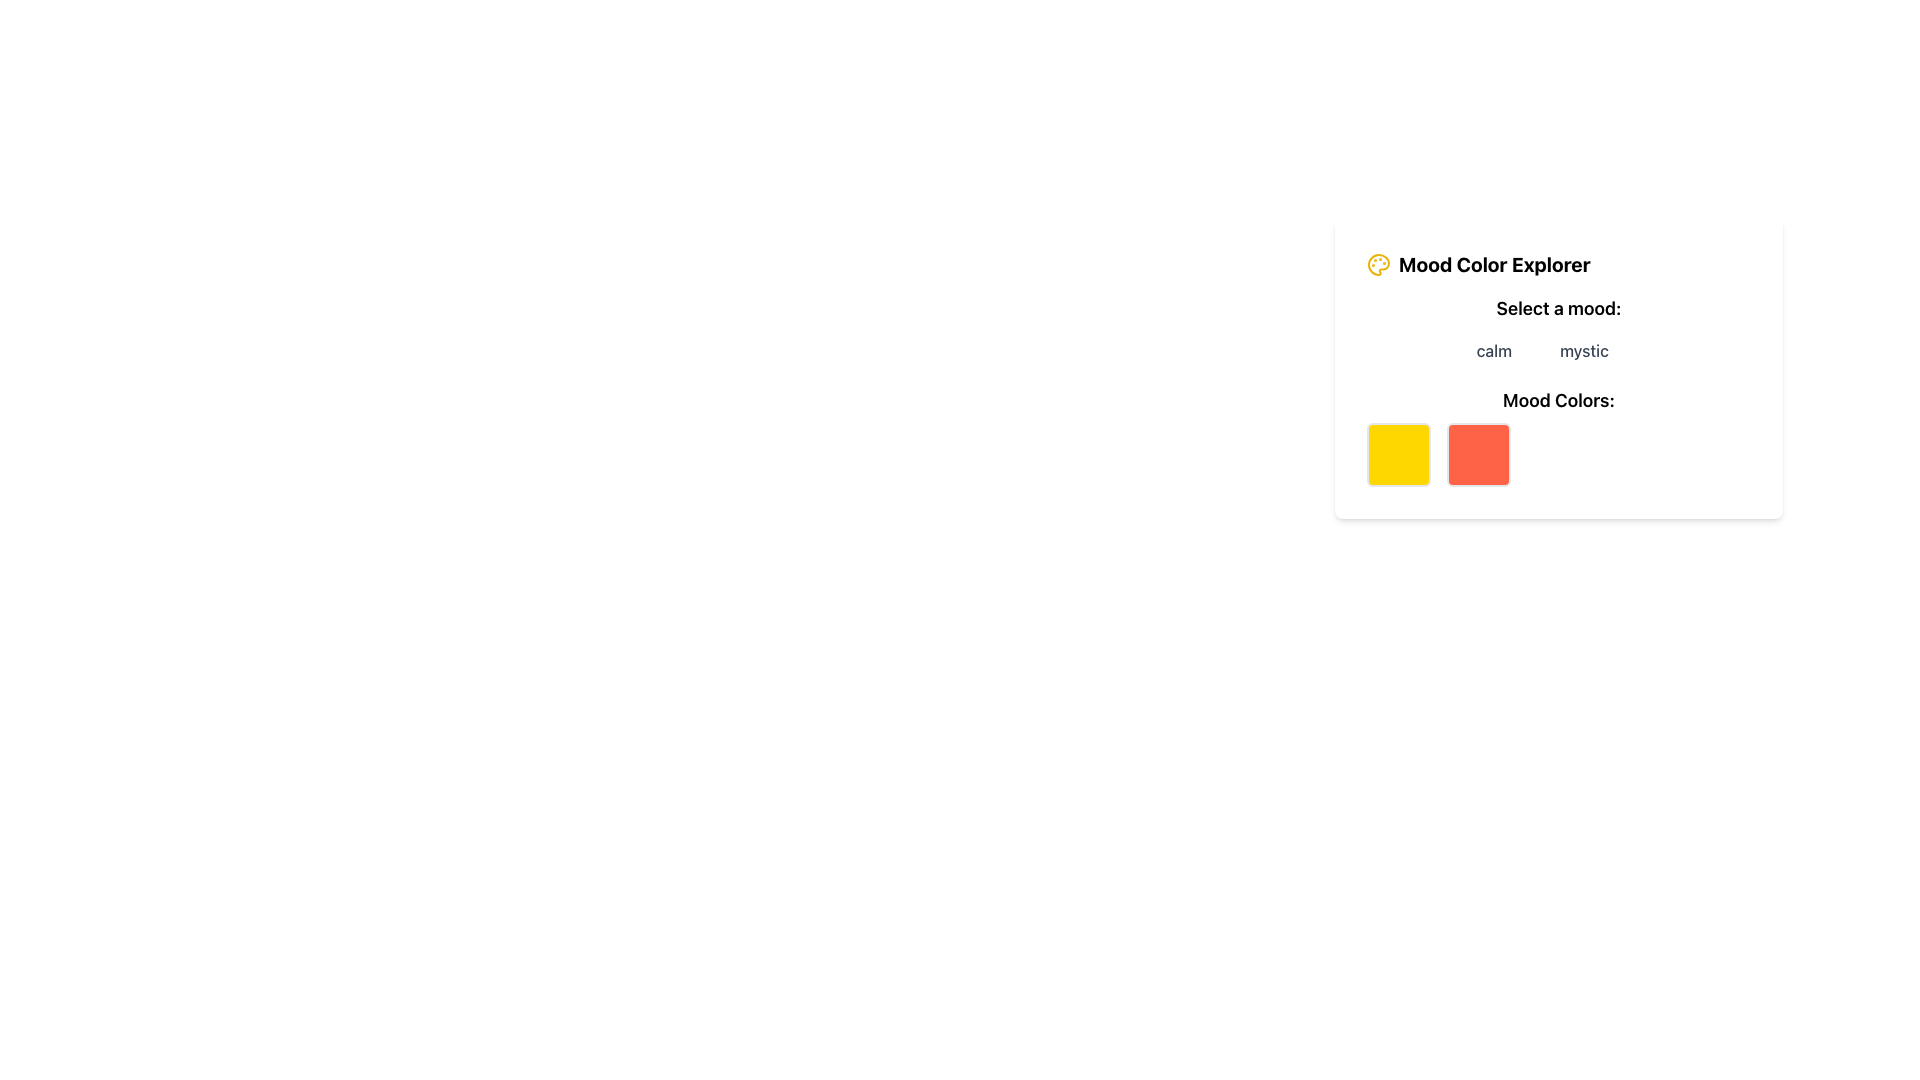  I want to click on the 'mystic' button, so click(1583, 350).